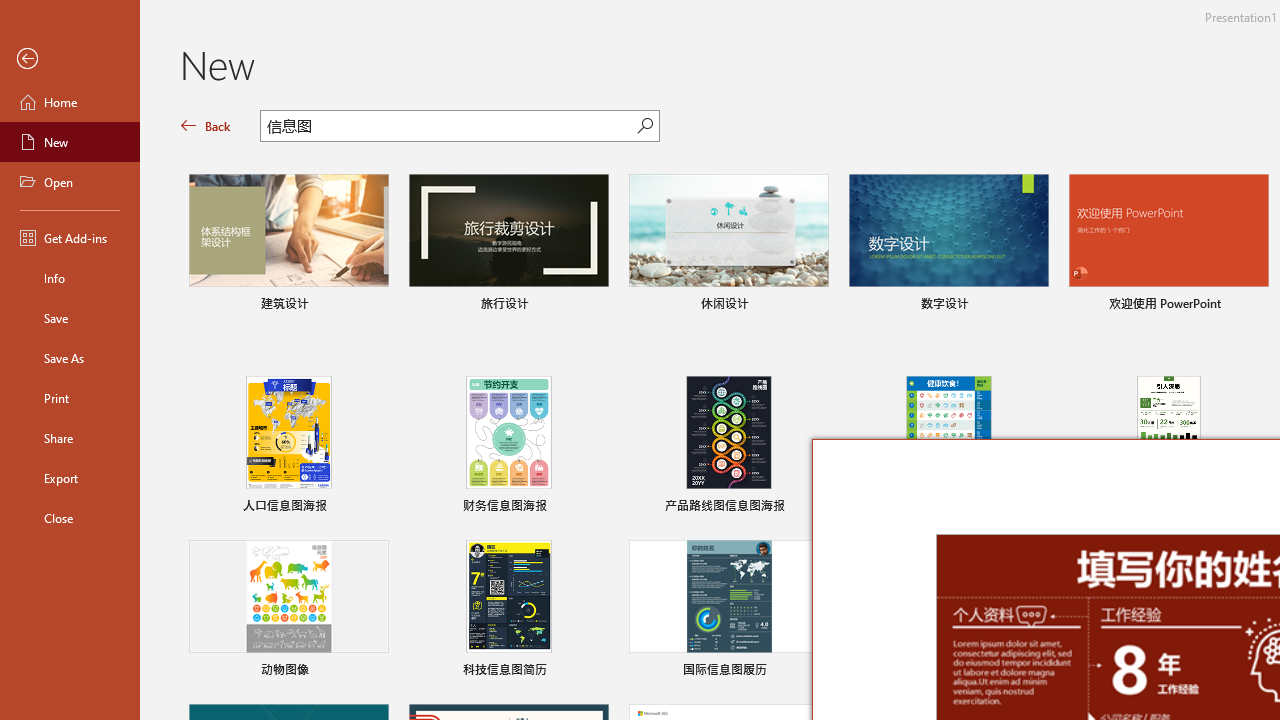  I want to click on 'Info', so click(69, 277).